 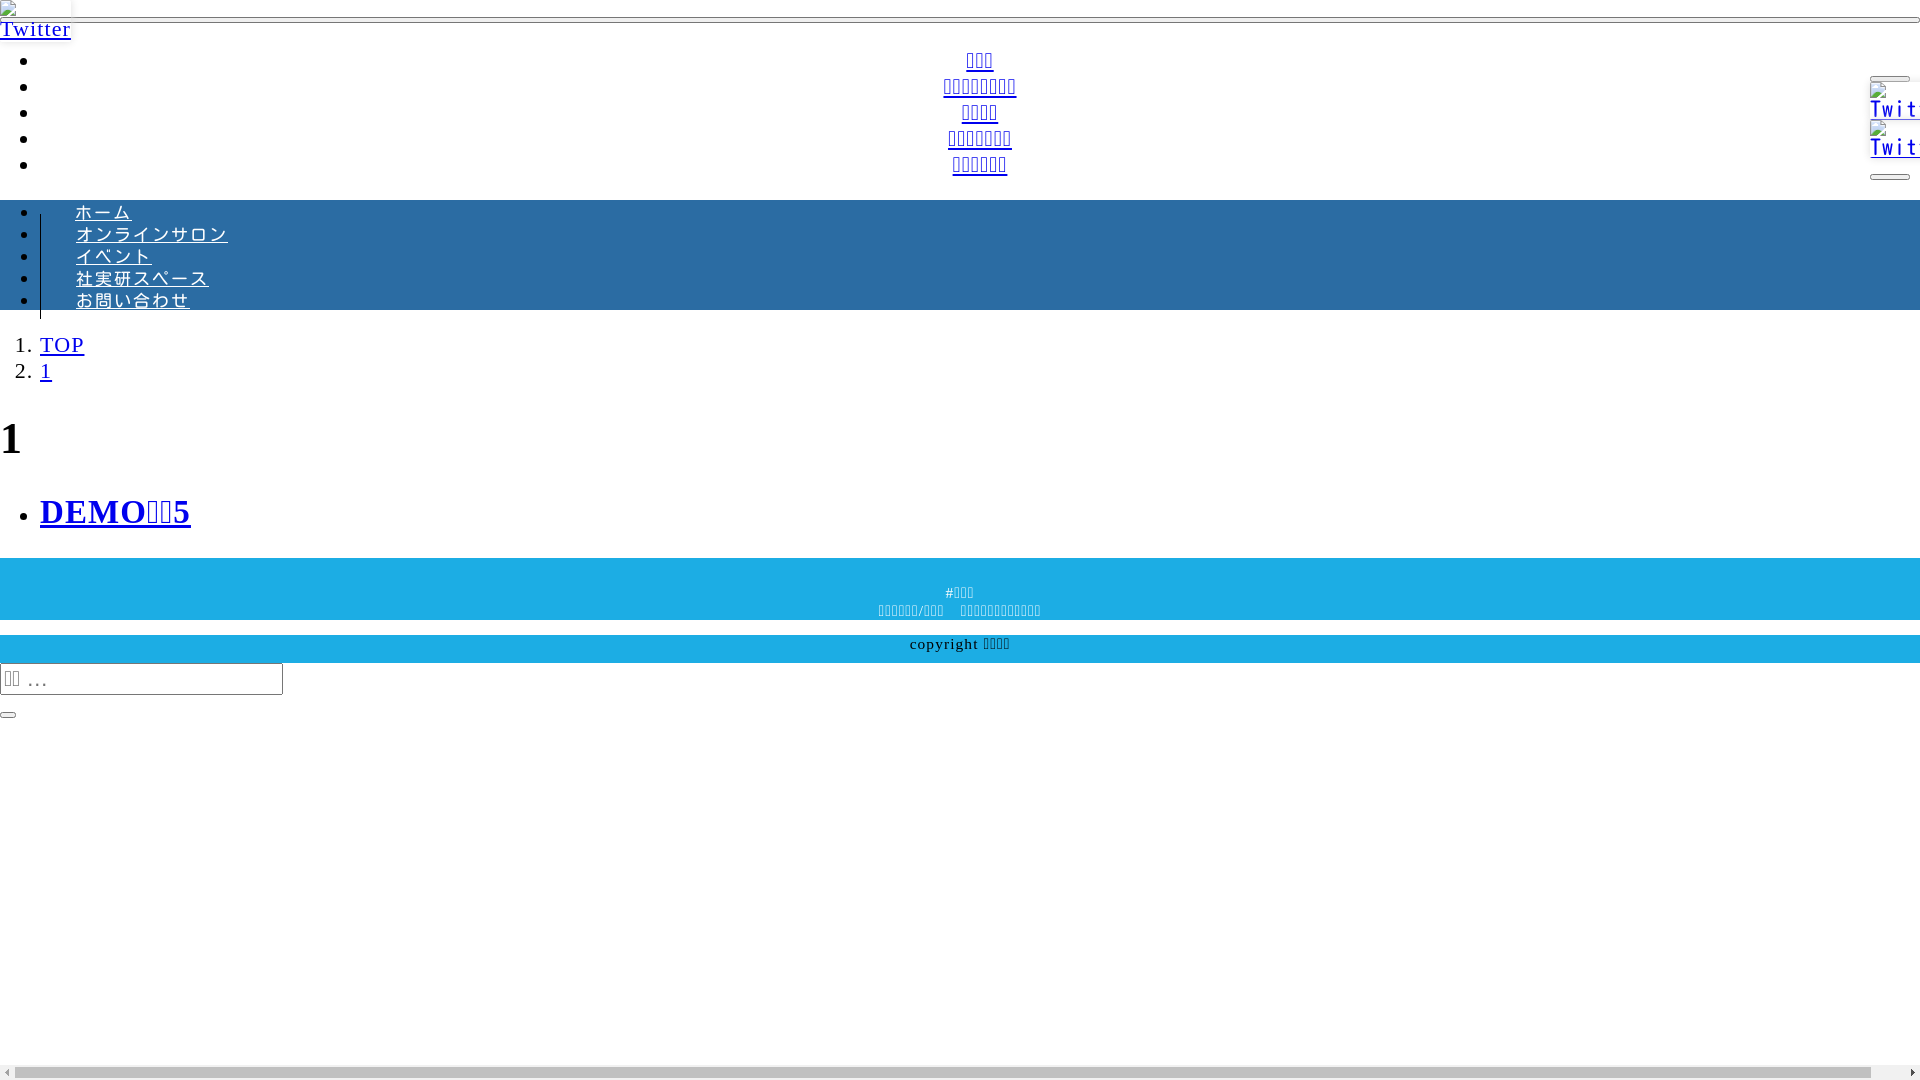 What do you see at coordinates (46, 370) in the screenshot?
I see `'1'` at bounding box center [46, 370].